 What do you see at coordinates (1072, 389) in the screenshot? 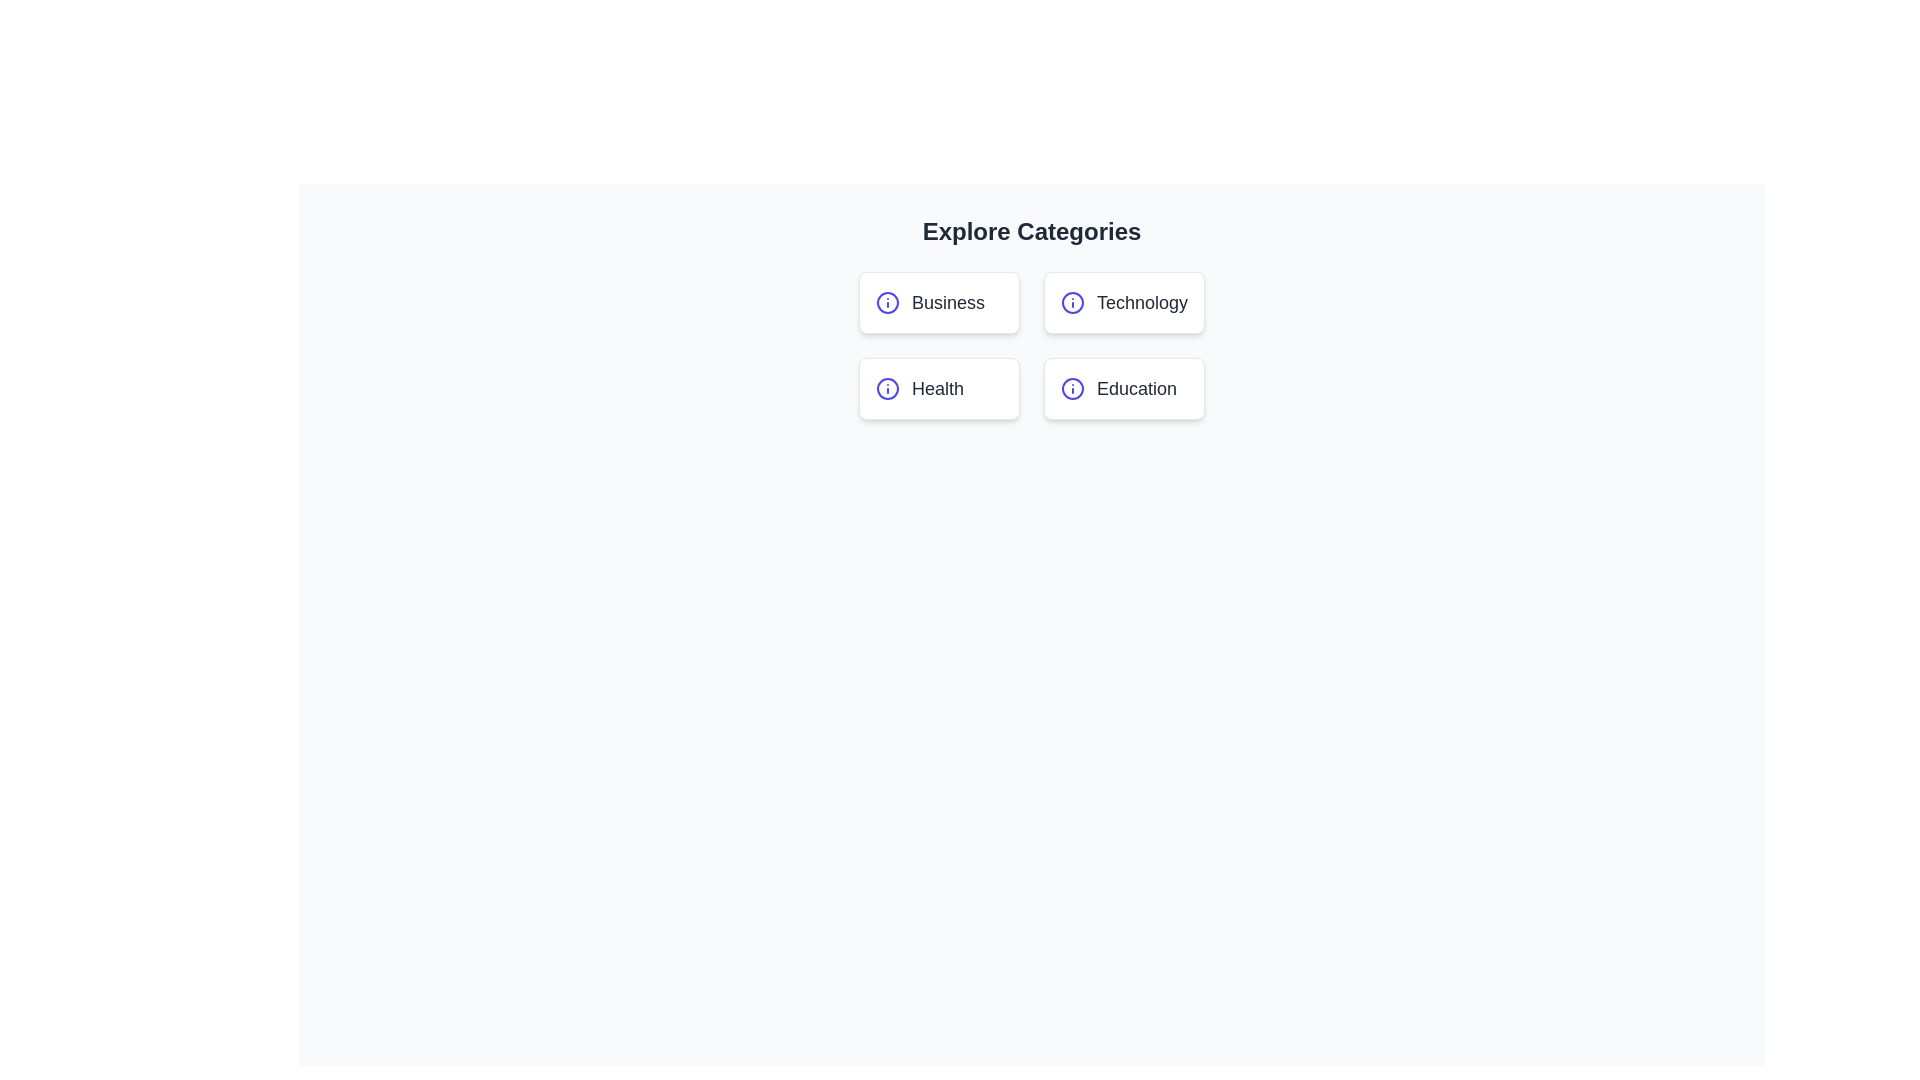
I see `the information indicator icon associated with the 'Education' label` at bounding box center [1072, 389].